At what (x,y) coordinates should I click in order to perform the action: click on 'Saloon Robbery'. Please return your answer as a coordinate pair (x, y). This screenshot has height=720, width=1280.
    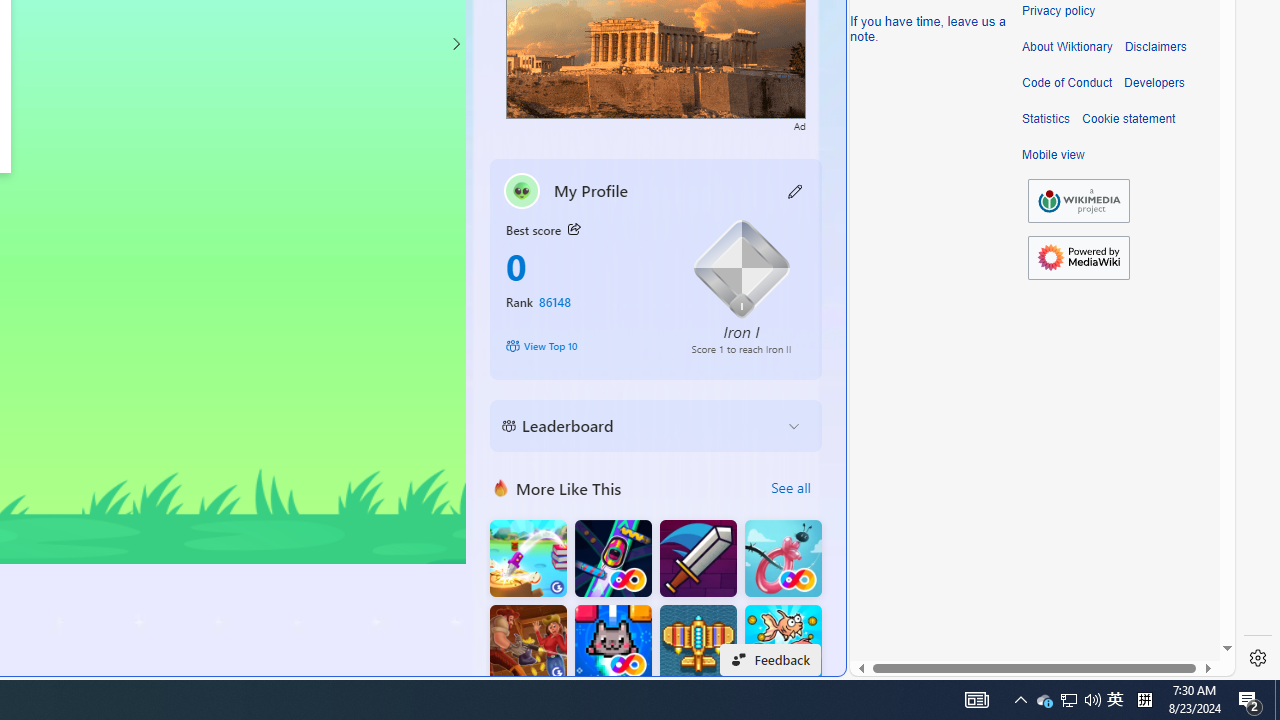
    Looking at the image, I should click on (528, 643).